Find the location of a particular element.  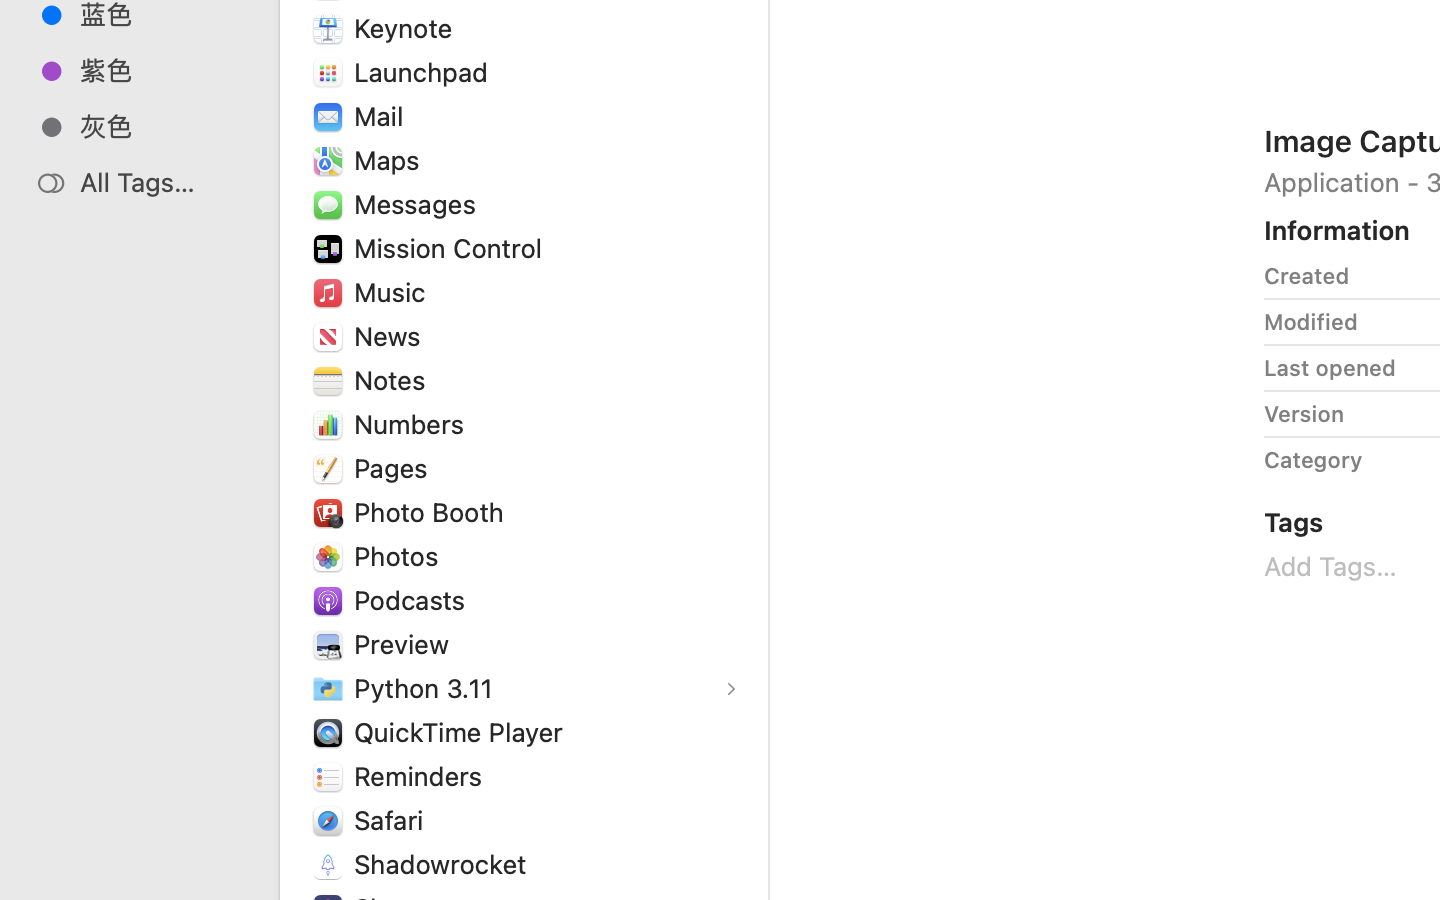

'Keynote' is located at coordinates (406, 26).